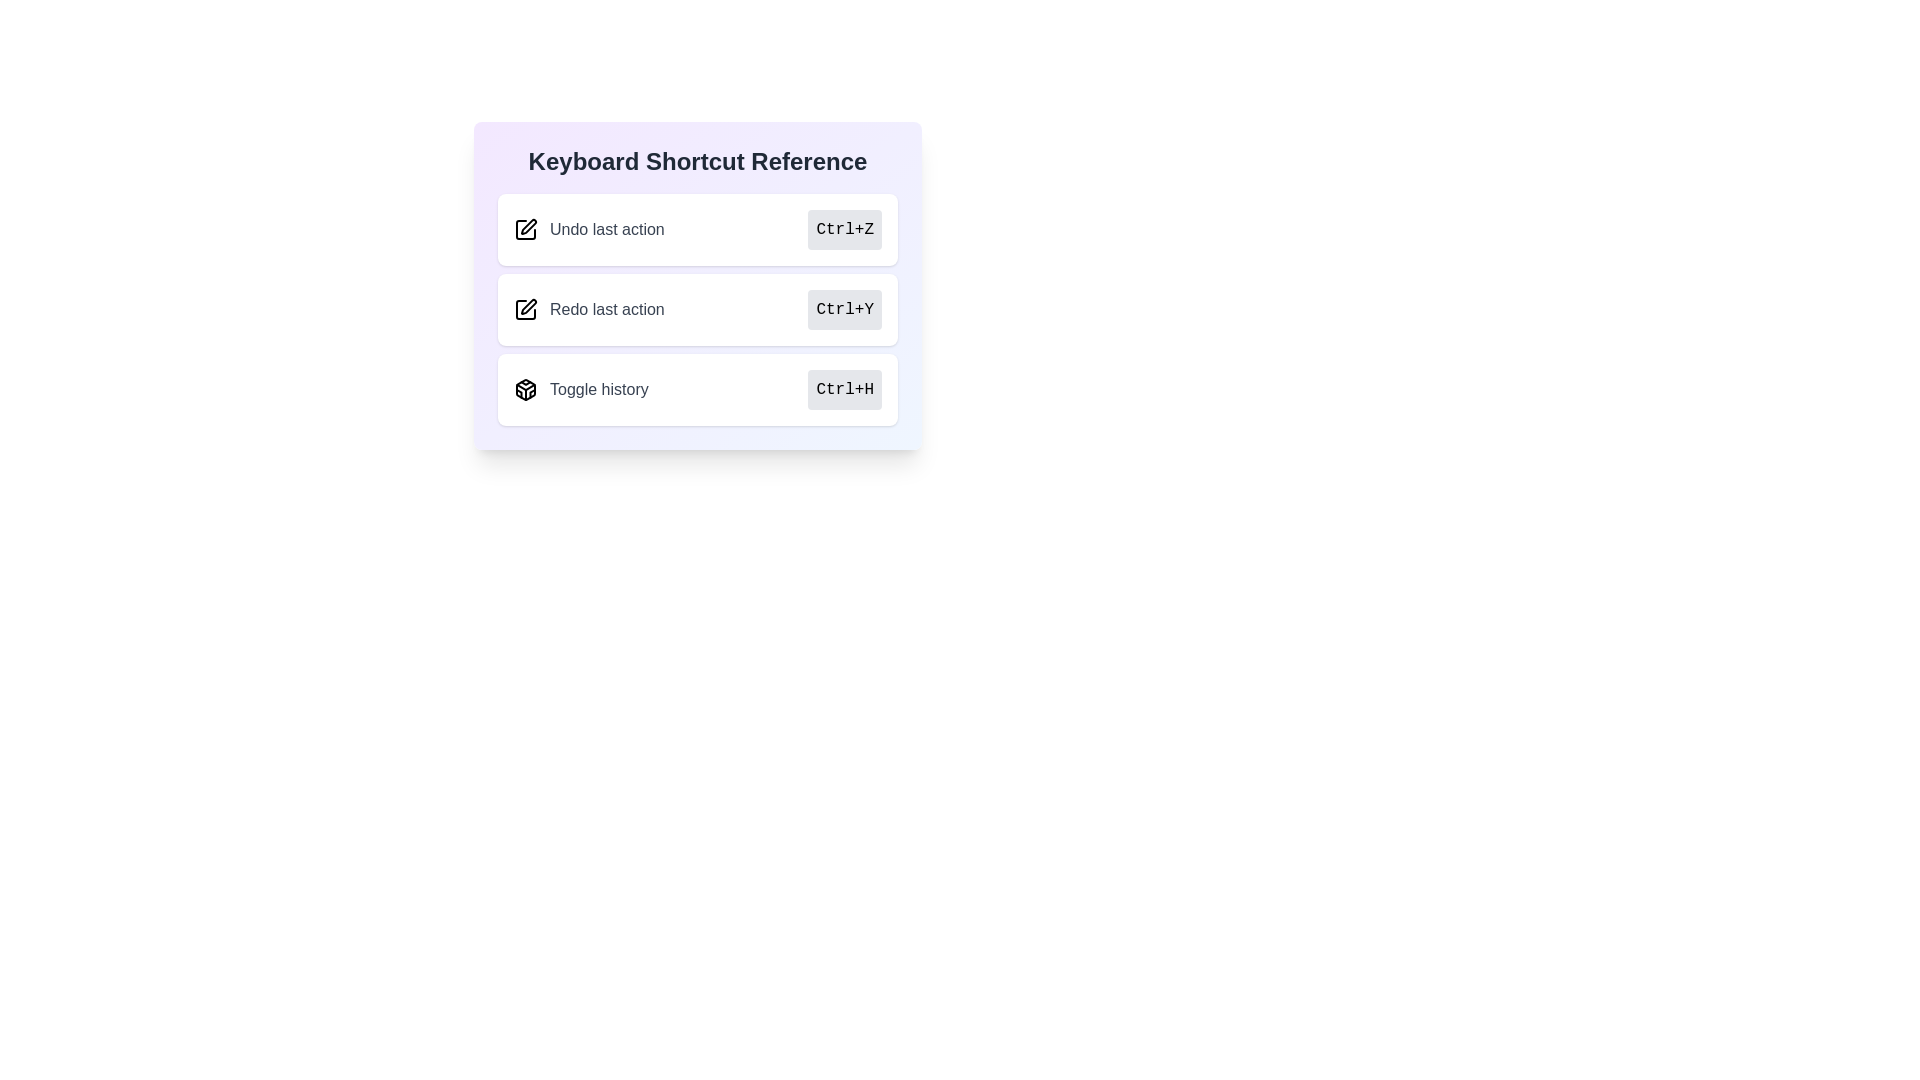 The height and width of the screenshot is (1080, 1920). I want to click on the pen icon located to the left of the 'Undo last action' text in the 'Keyboard Shortcut Reference' list, so click(526, 229).